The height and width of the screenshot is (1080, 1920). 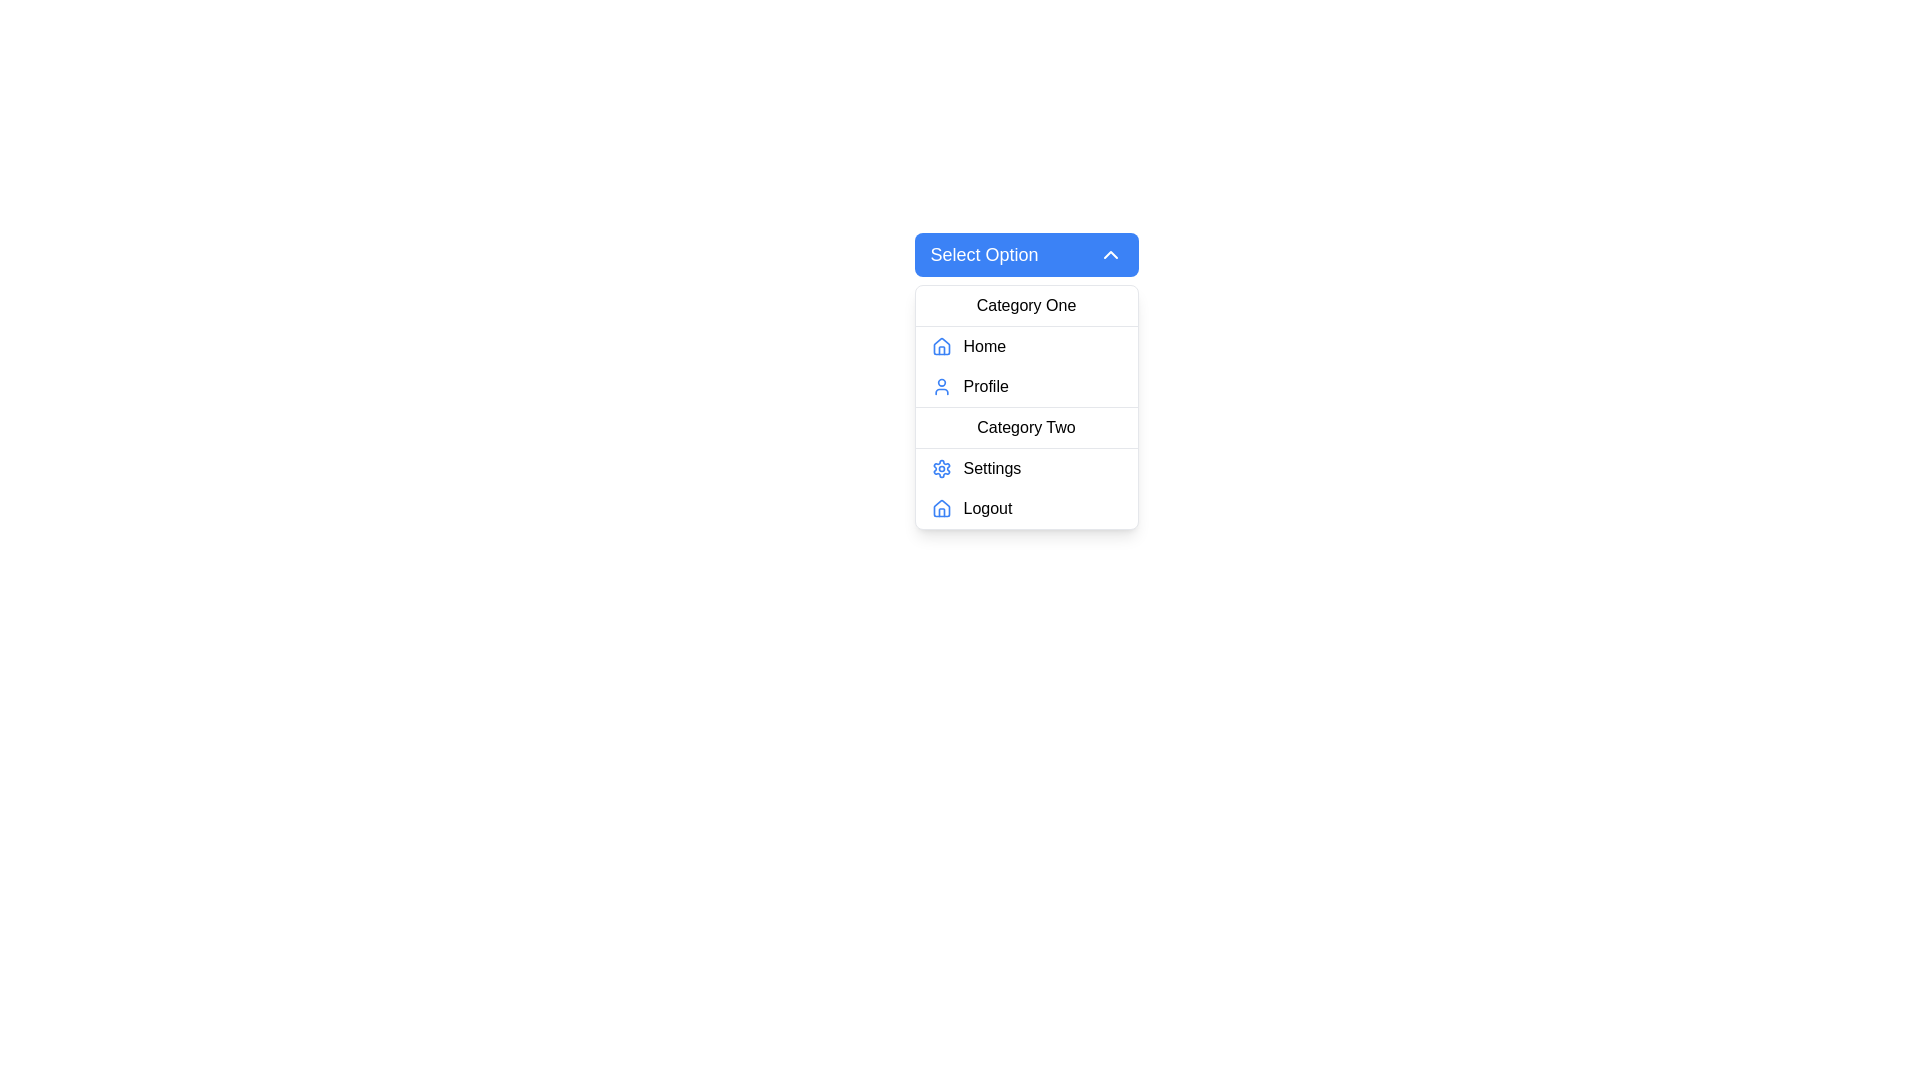 I want to click on the category header label in the dropdown menu located directly below the 'Select Option' title bar, so click(x=1026, y=306).